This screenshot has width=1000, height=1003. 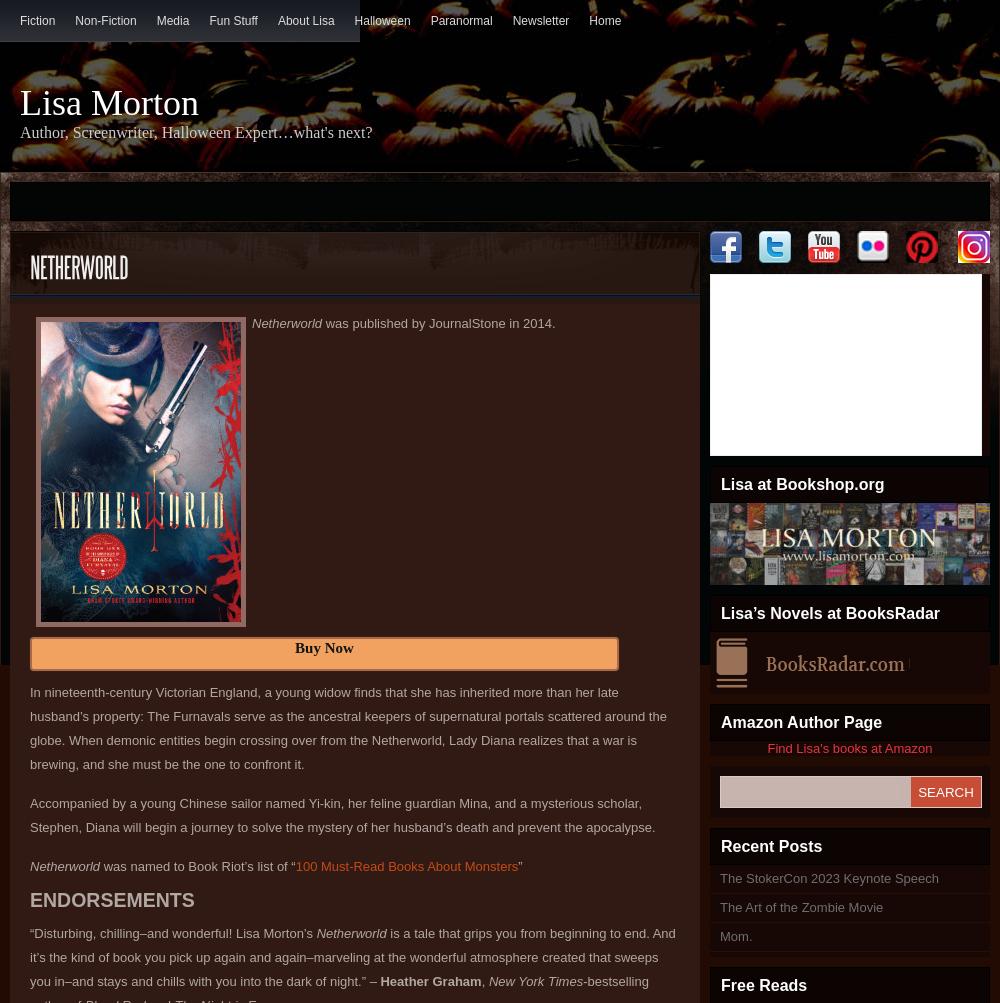 I want to click on 'Amazon Author Page', so click(x=801, y=721).